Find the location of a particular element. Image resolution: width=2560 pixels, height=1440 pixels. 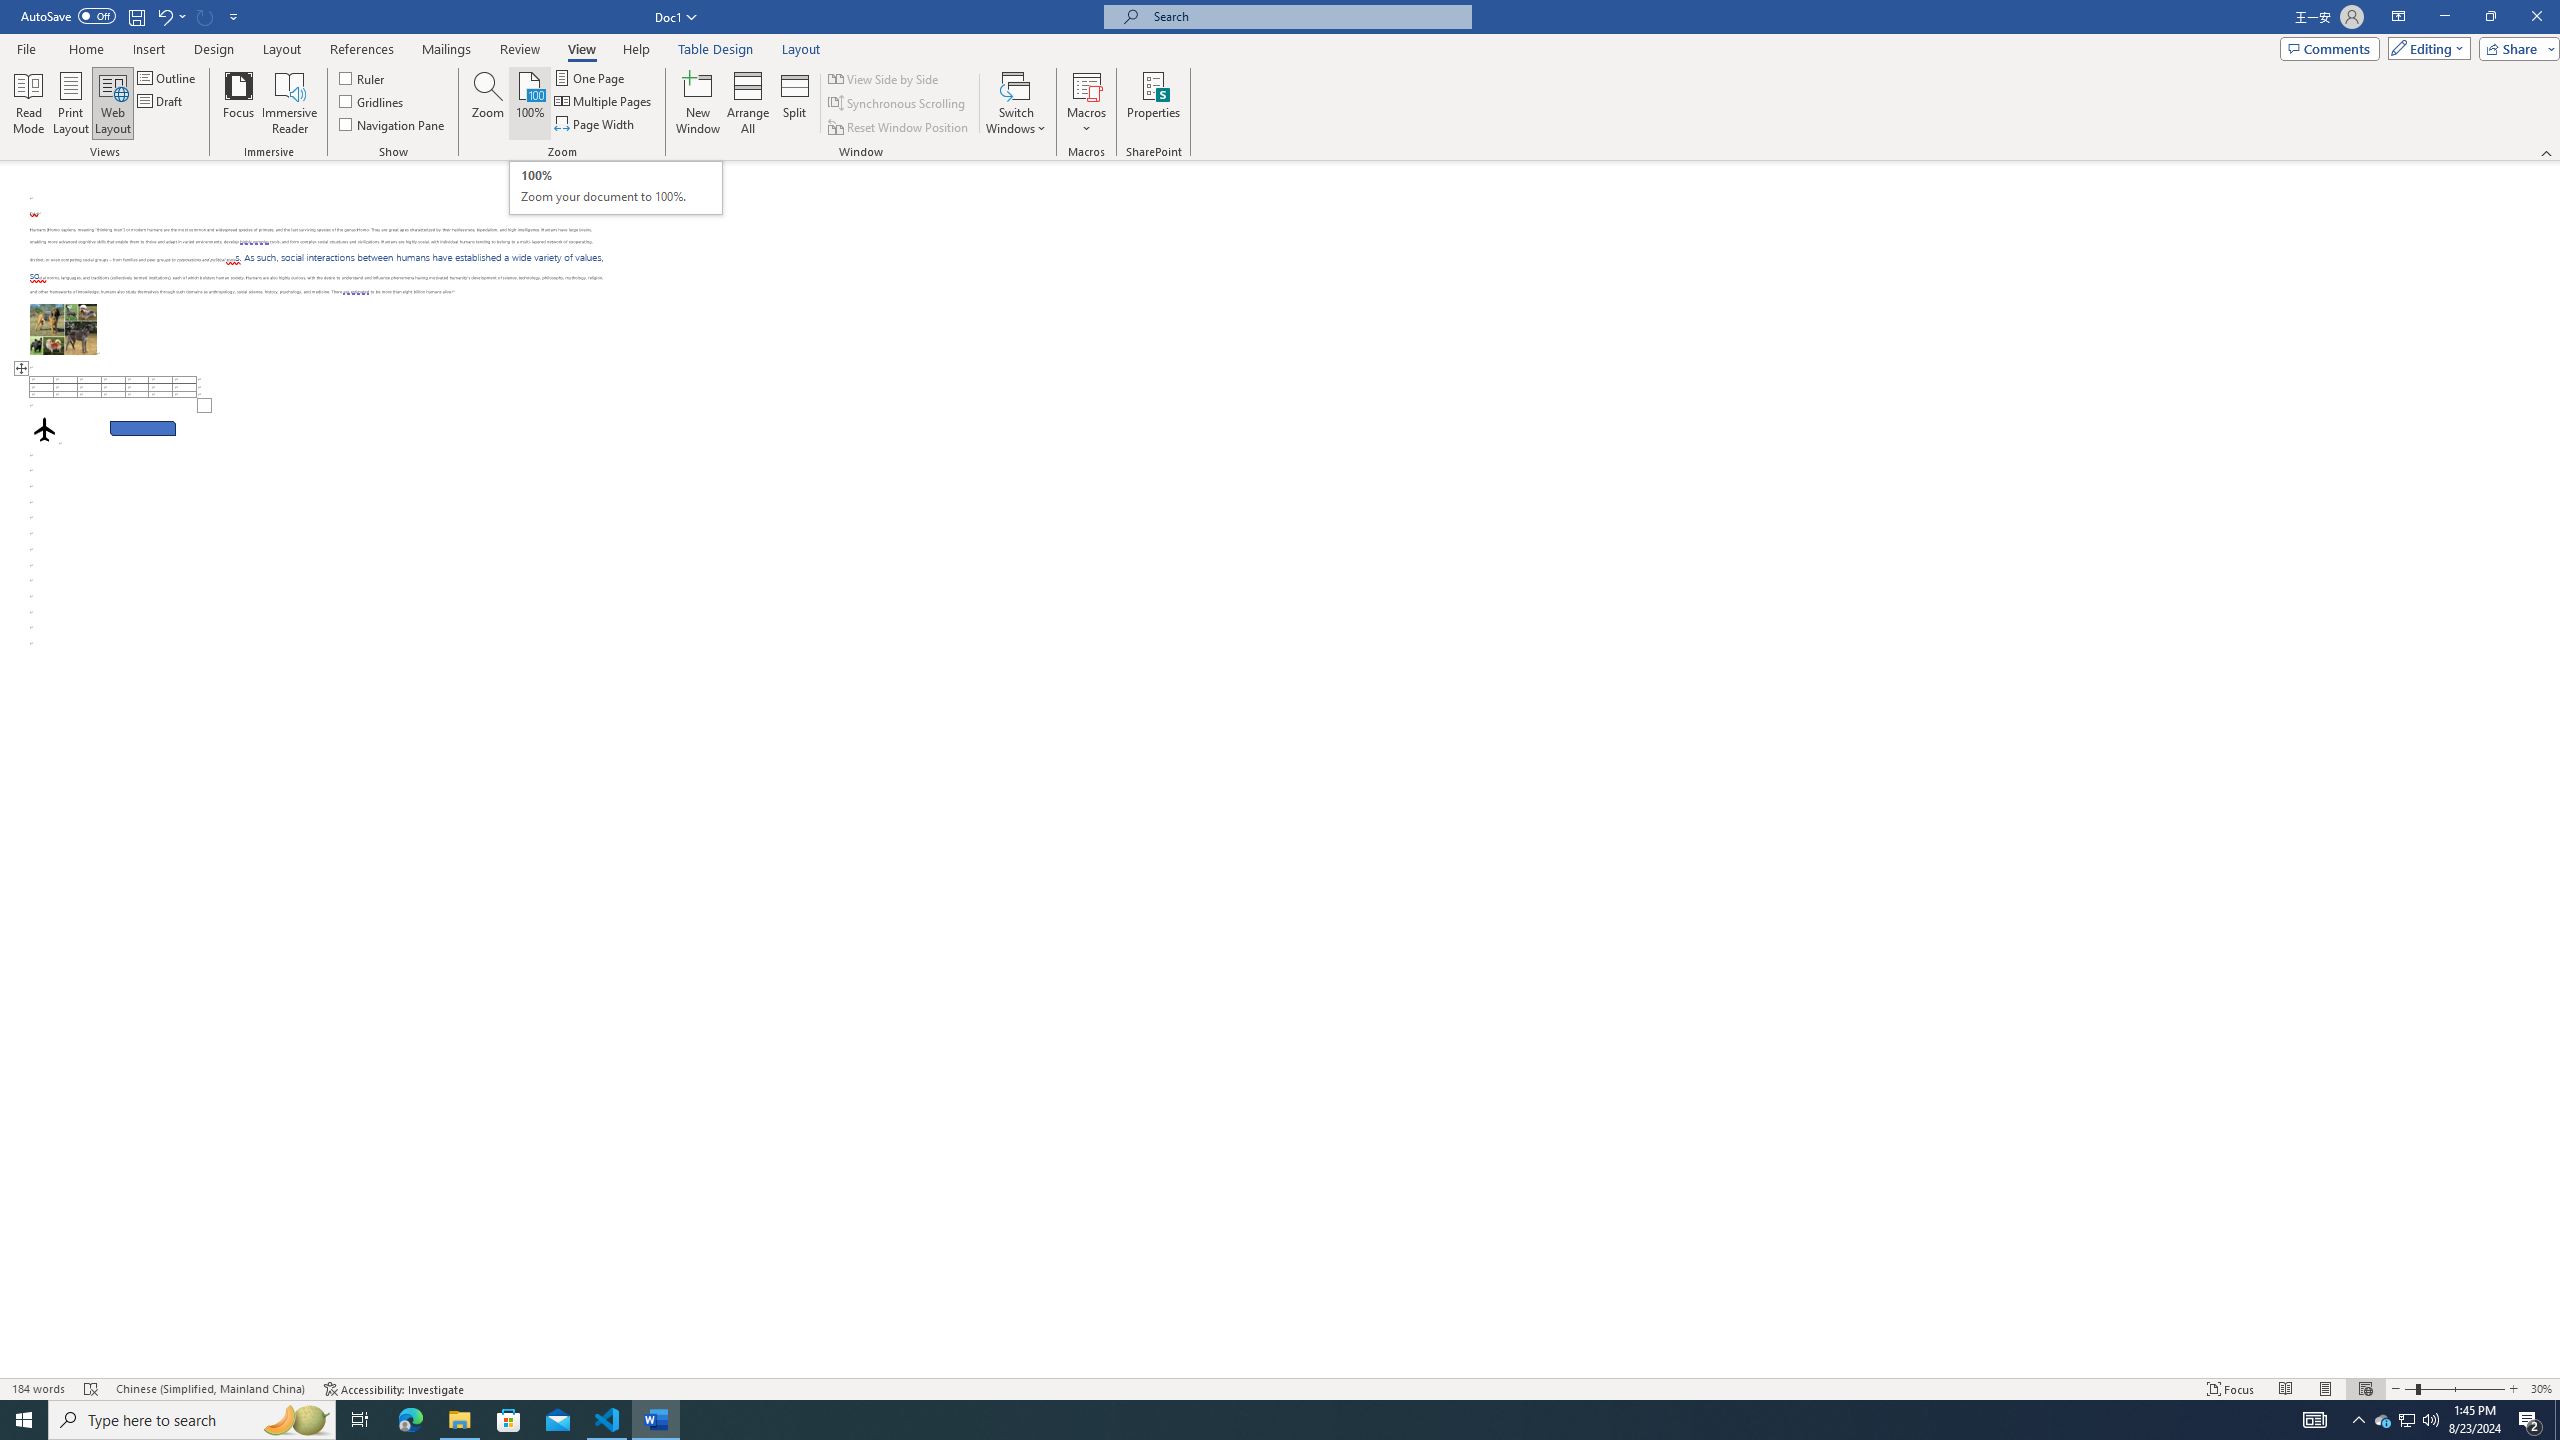

'Focus' is located at coordinates (239, 103).